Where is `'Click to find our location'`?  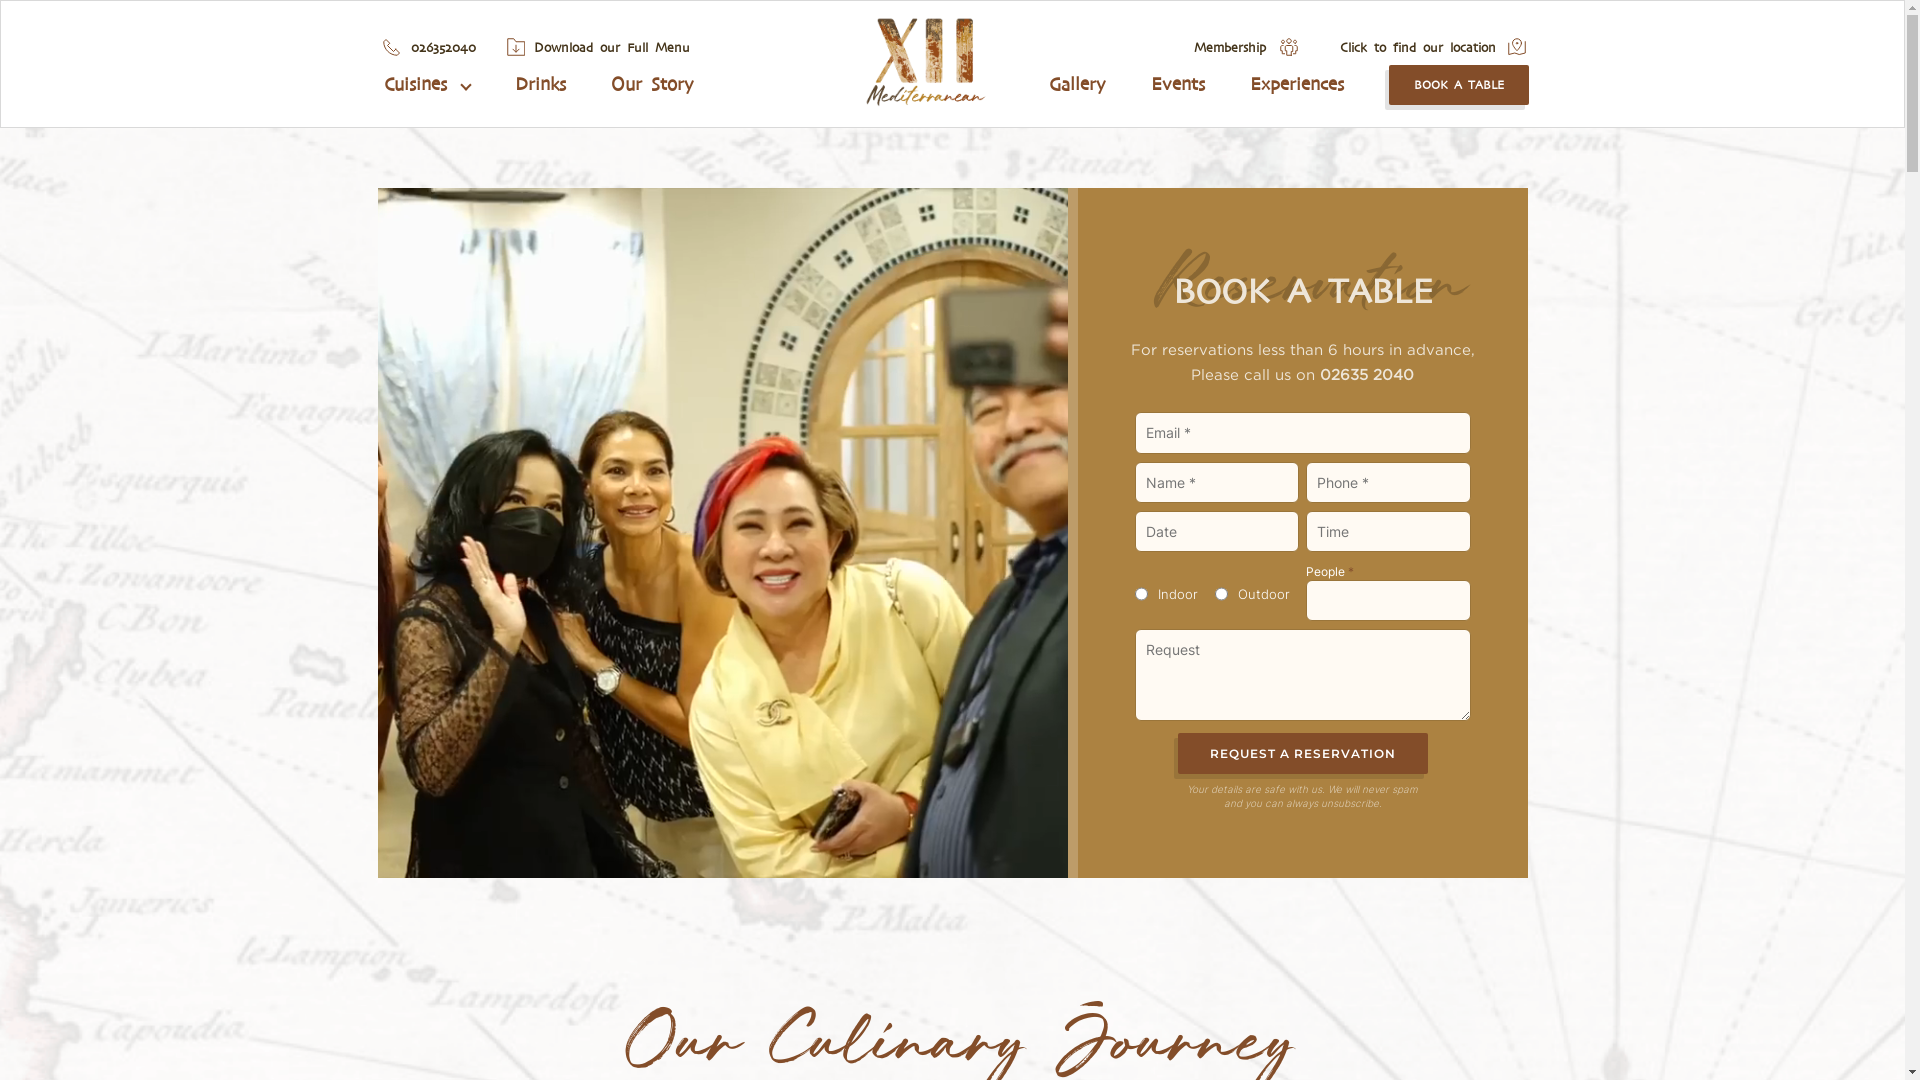
'Click to find our location' is located at coordinates (1416, 46).